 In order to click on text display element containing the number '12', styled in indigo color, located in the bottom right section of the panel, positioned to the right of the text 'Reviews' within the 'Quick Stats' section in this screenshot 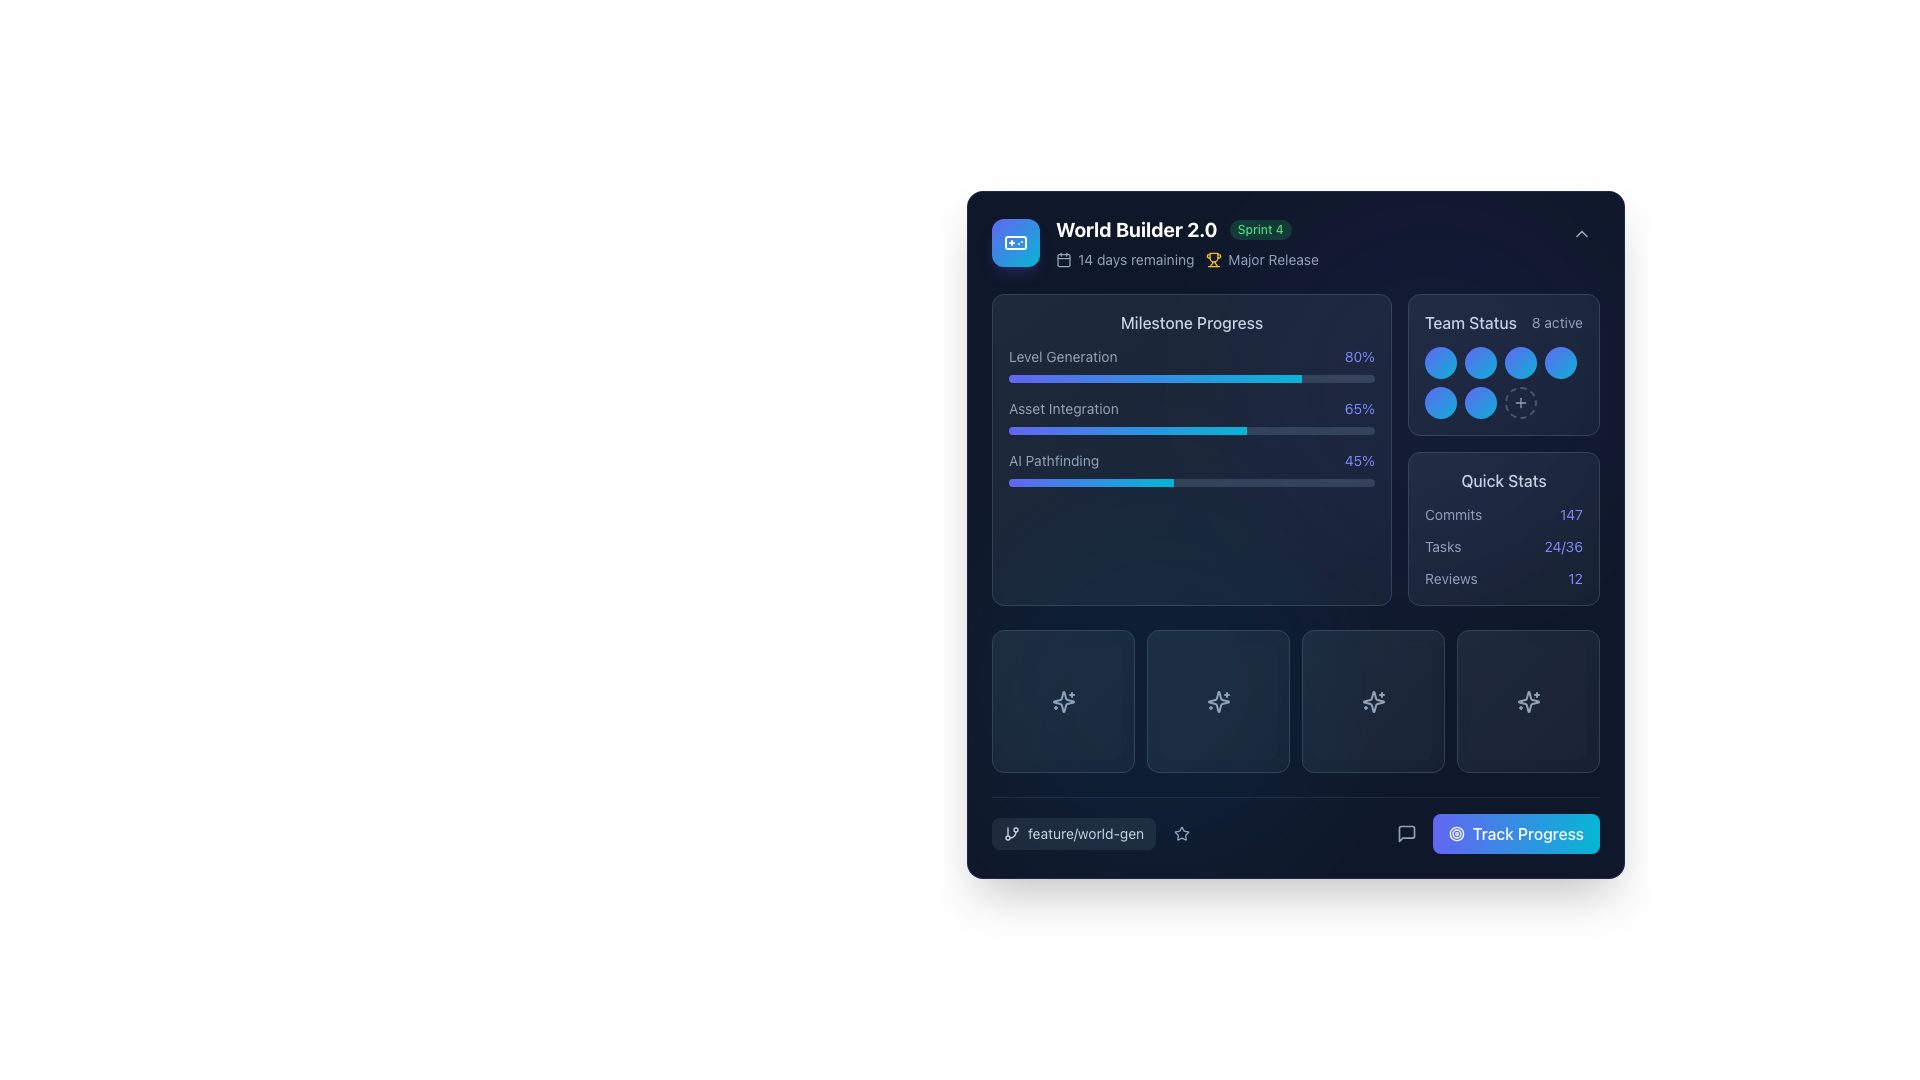, I will do `click(1574, 578)`.